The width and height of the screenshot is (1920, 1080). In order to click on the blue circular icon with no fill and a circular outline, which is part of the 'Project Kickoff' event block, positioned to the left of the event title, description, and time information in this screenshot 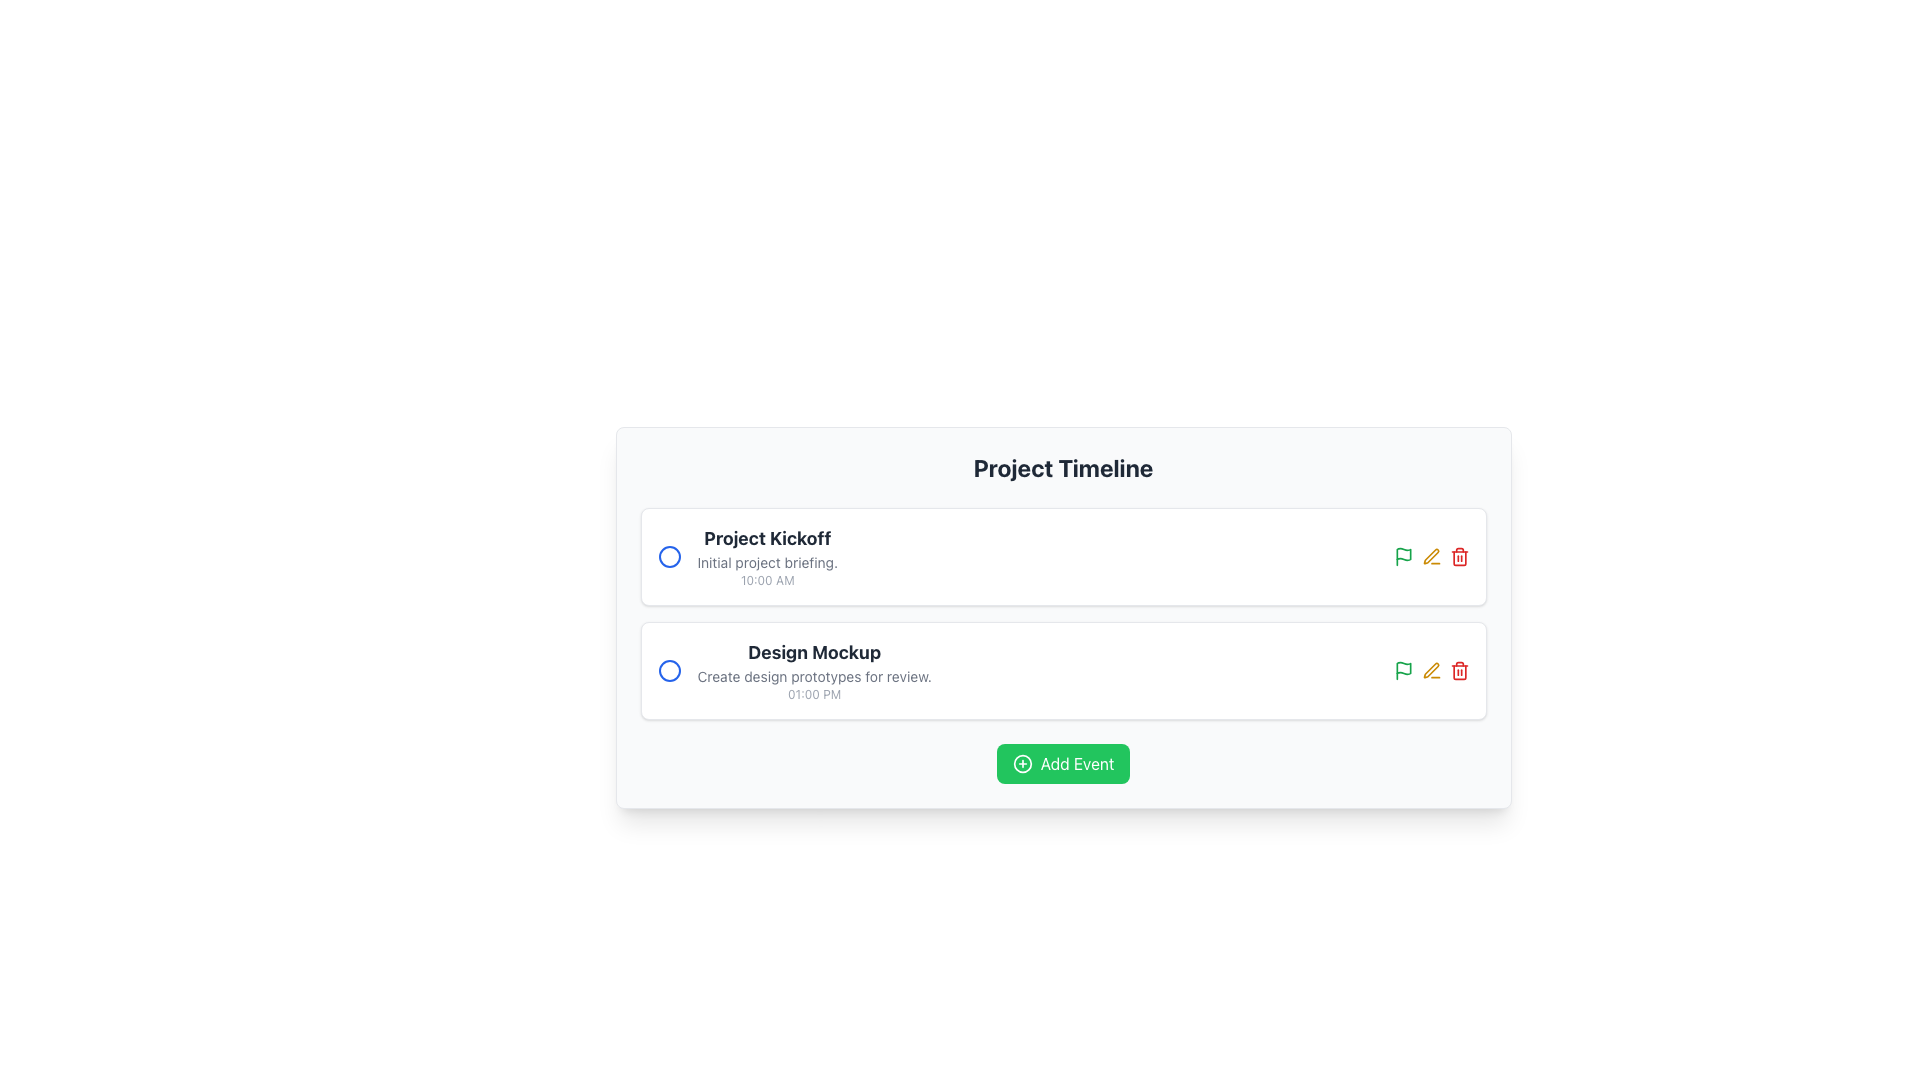, I will do `click(669, 556)`.